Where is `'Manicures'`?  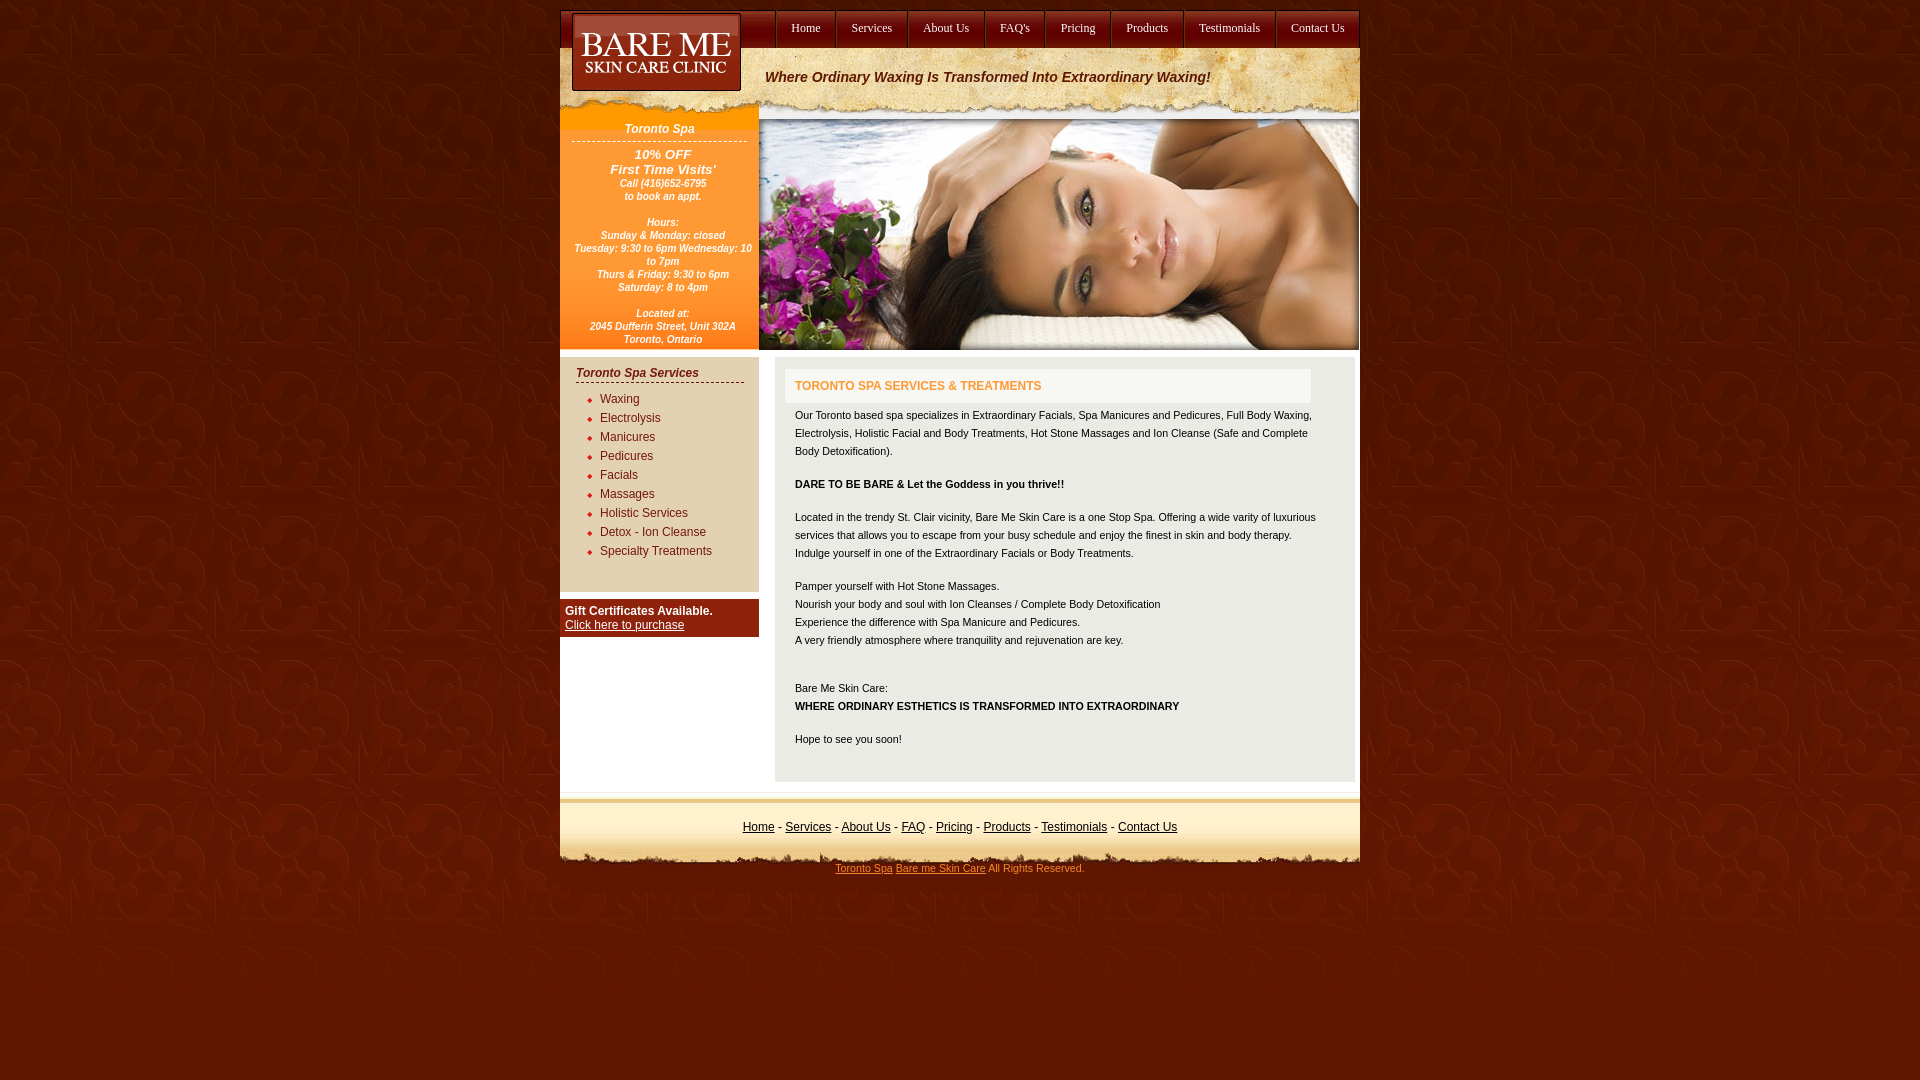
'Manicures' is located at coordinates (675, 433).